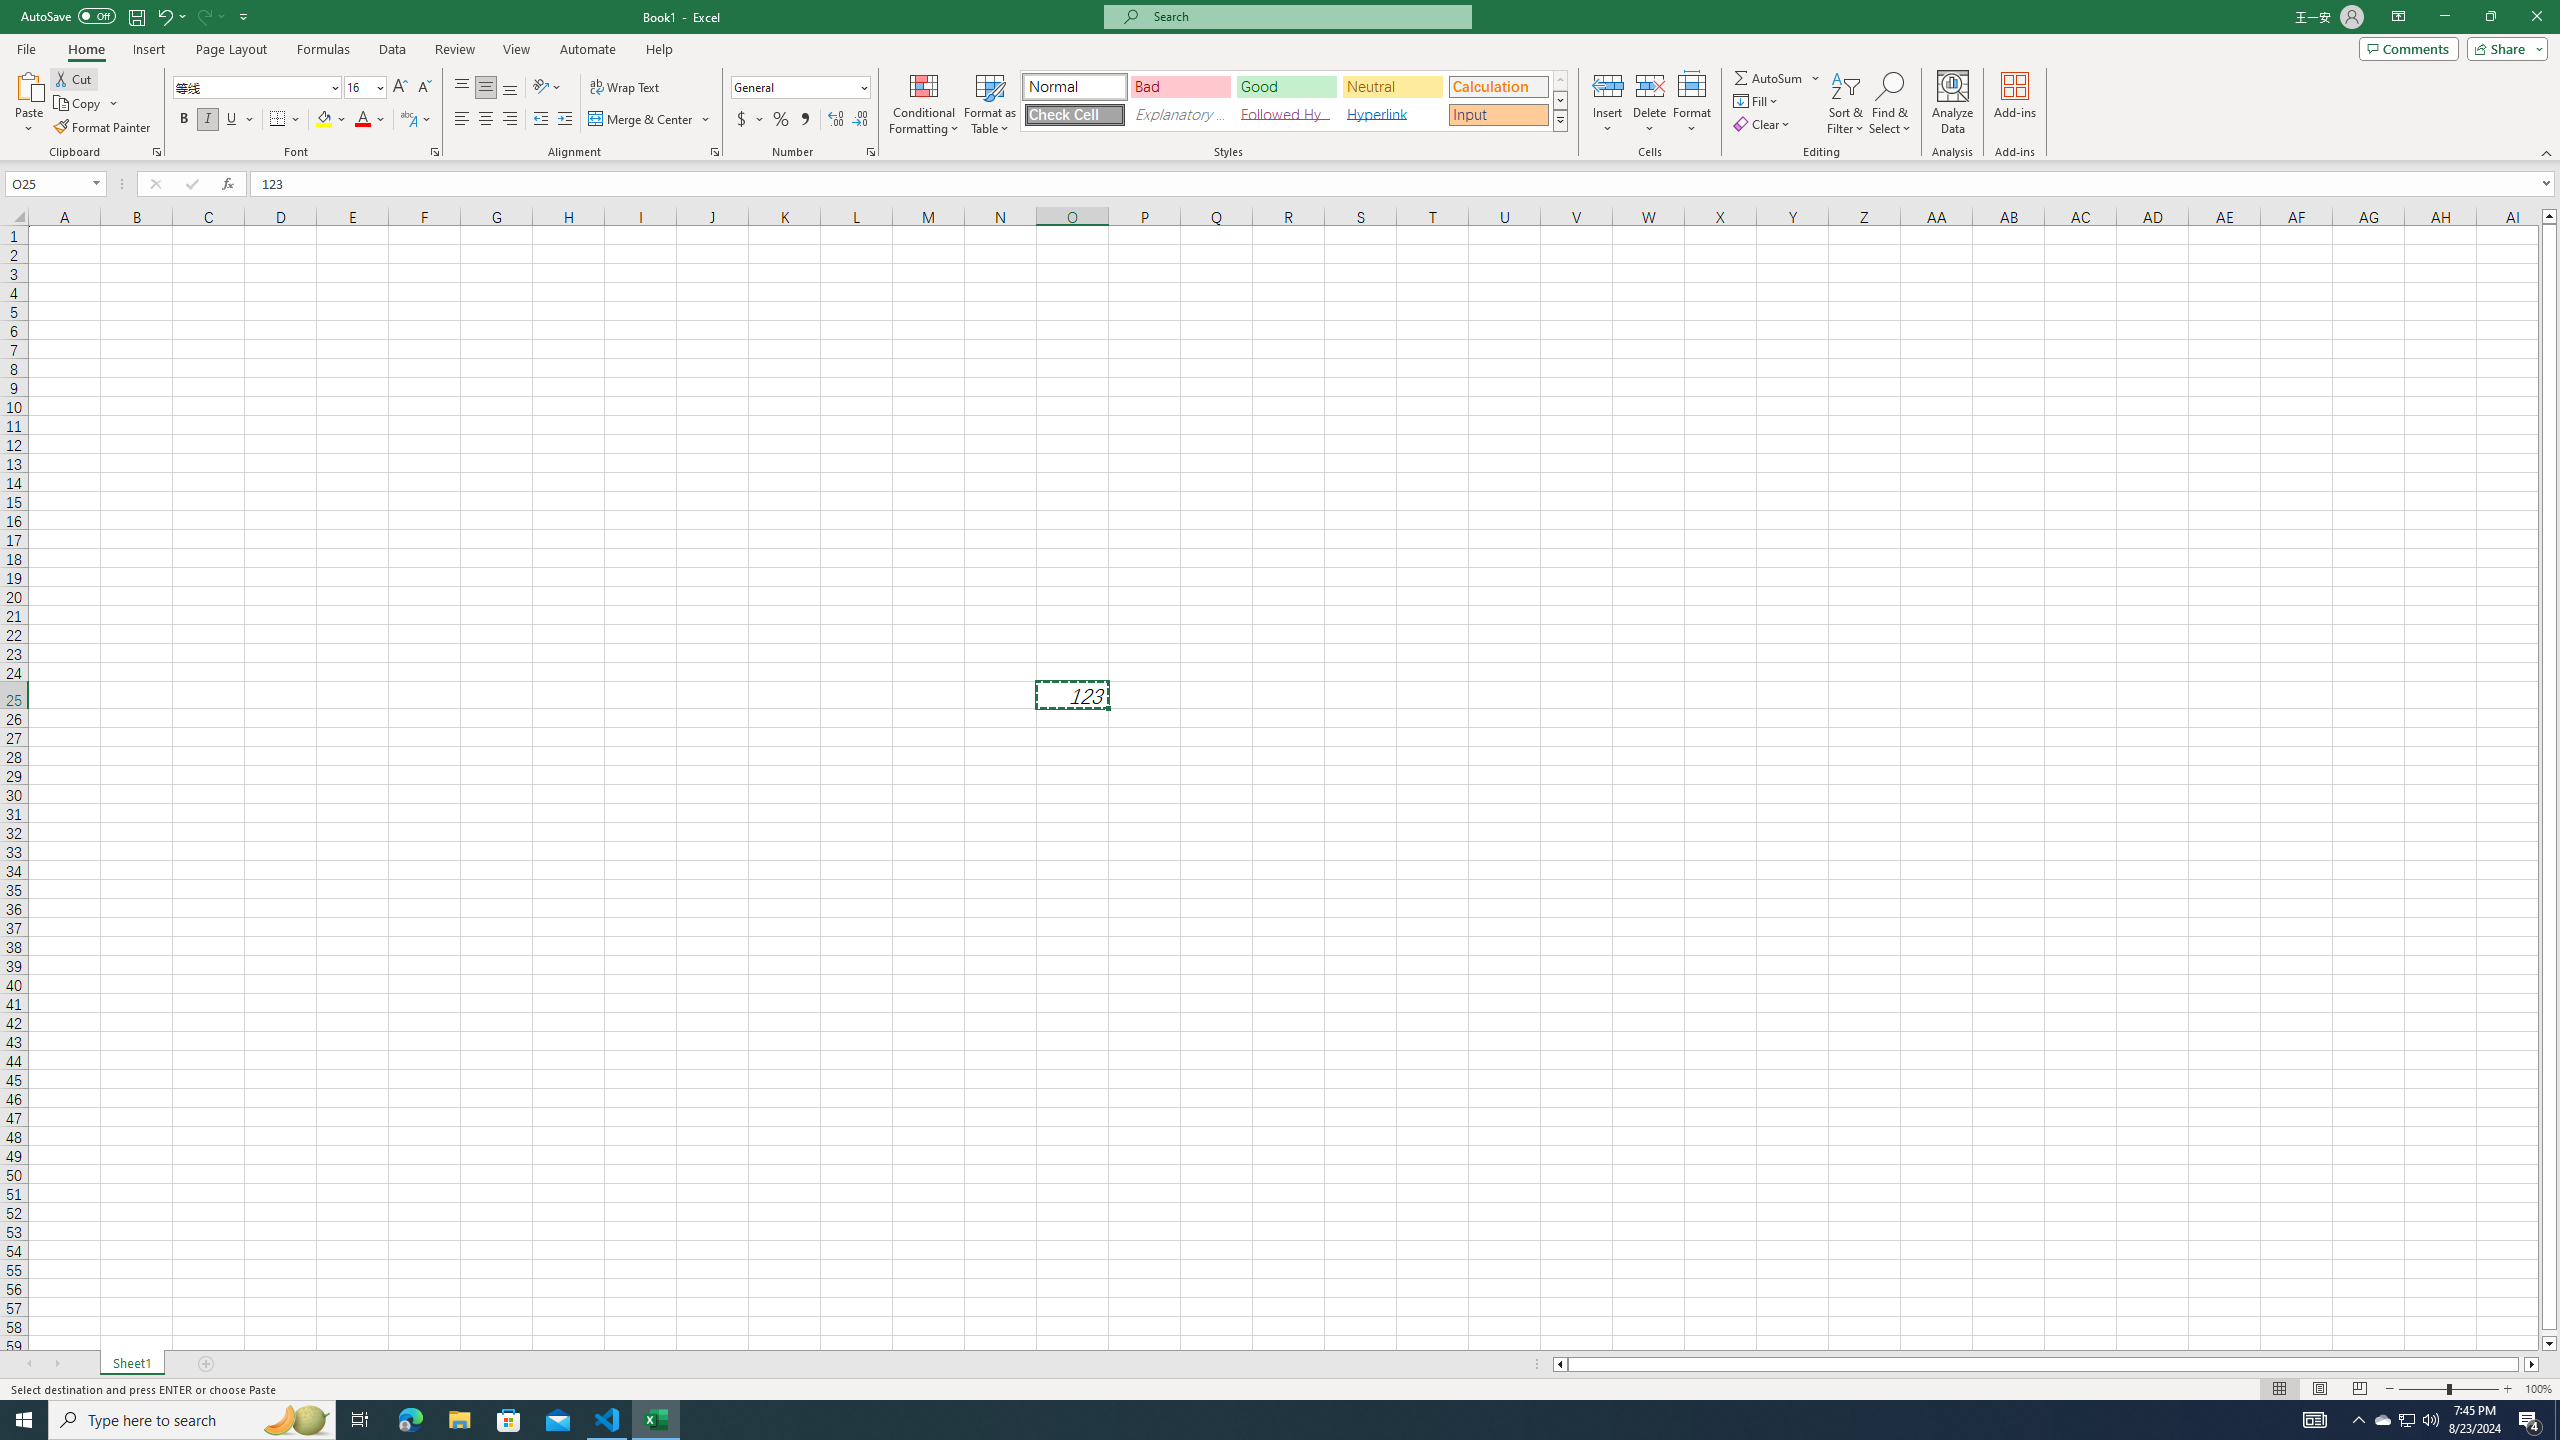 The width and height of the screenshot is (2560, 1440). Describe the element at coordinates (1648, 103) in the screenshot. I see `'Delete'` at that location.